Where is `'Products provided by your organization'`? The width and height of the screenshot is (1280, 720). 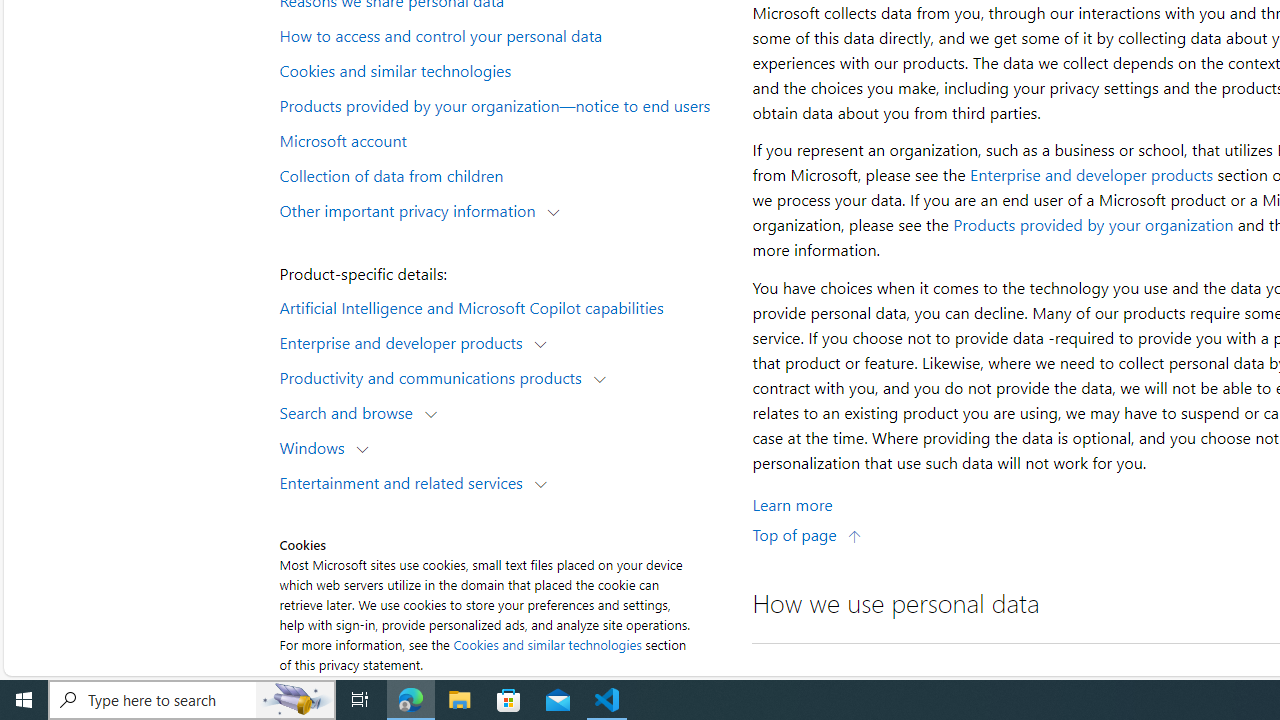
'Products provided by your organization' is located at coordinates (1092, 225).